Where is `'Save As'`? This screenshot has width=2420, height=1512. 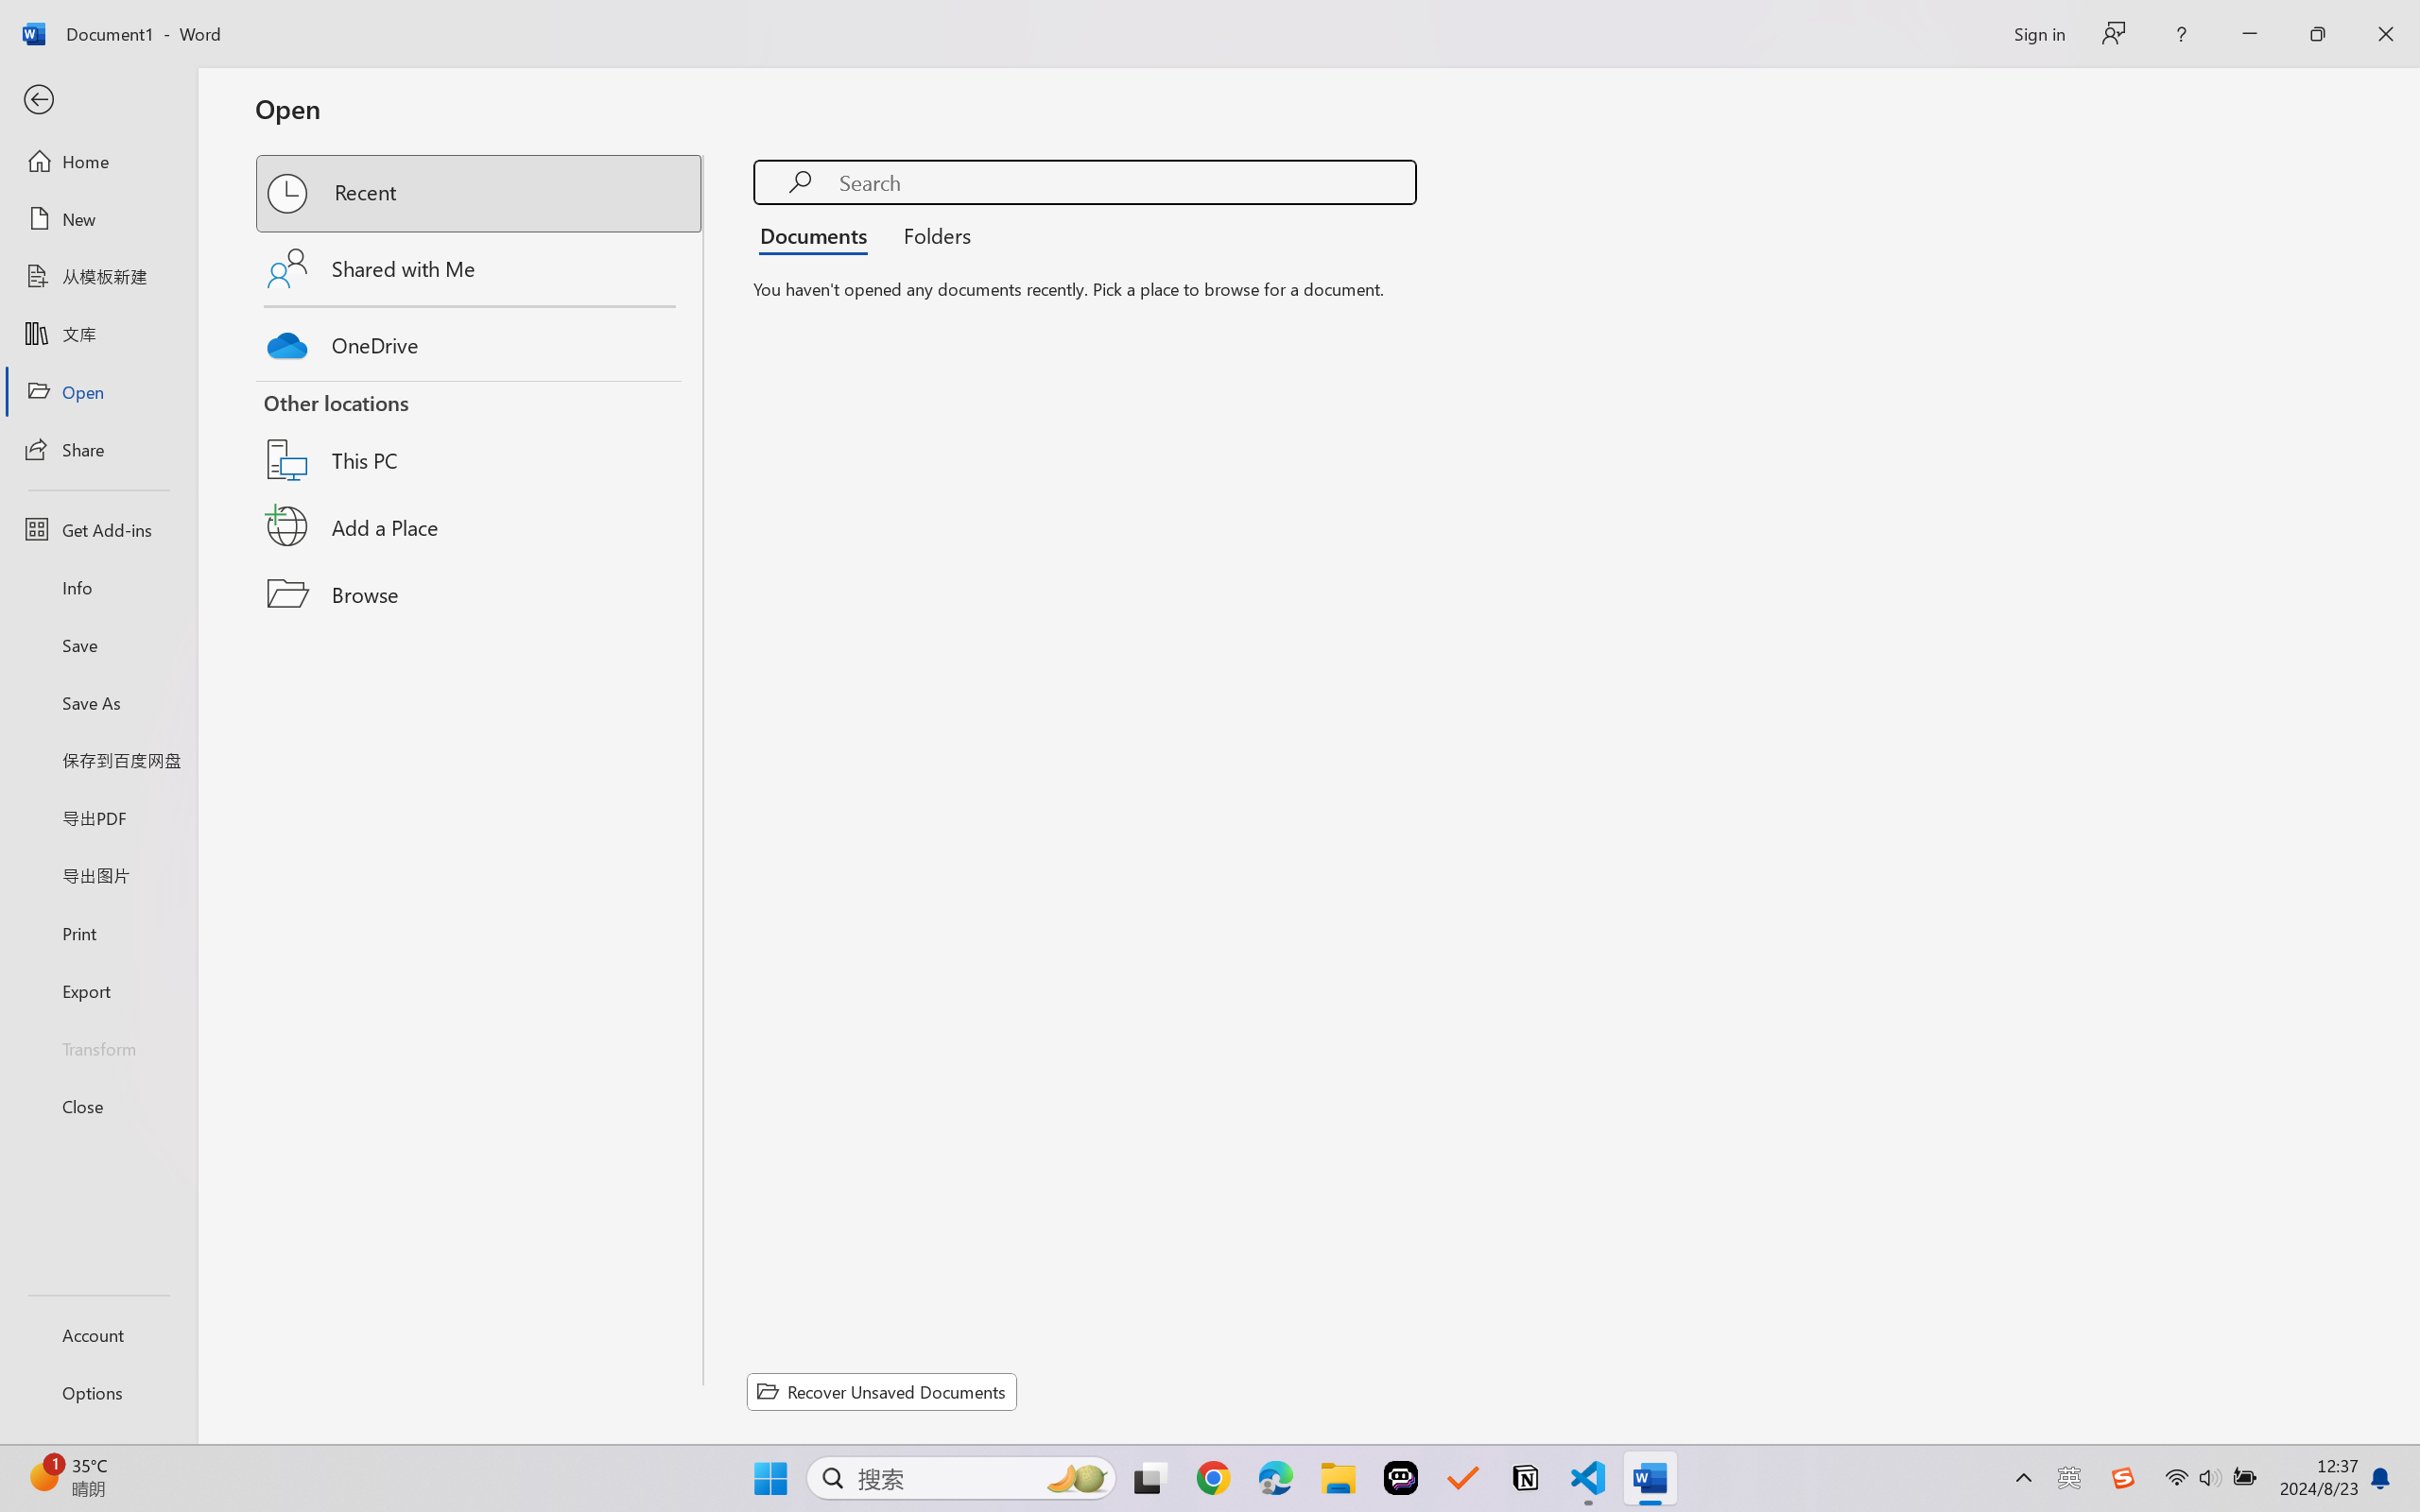
'Save As' is located at coordinates (97, 702).